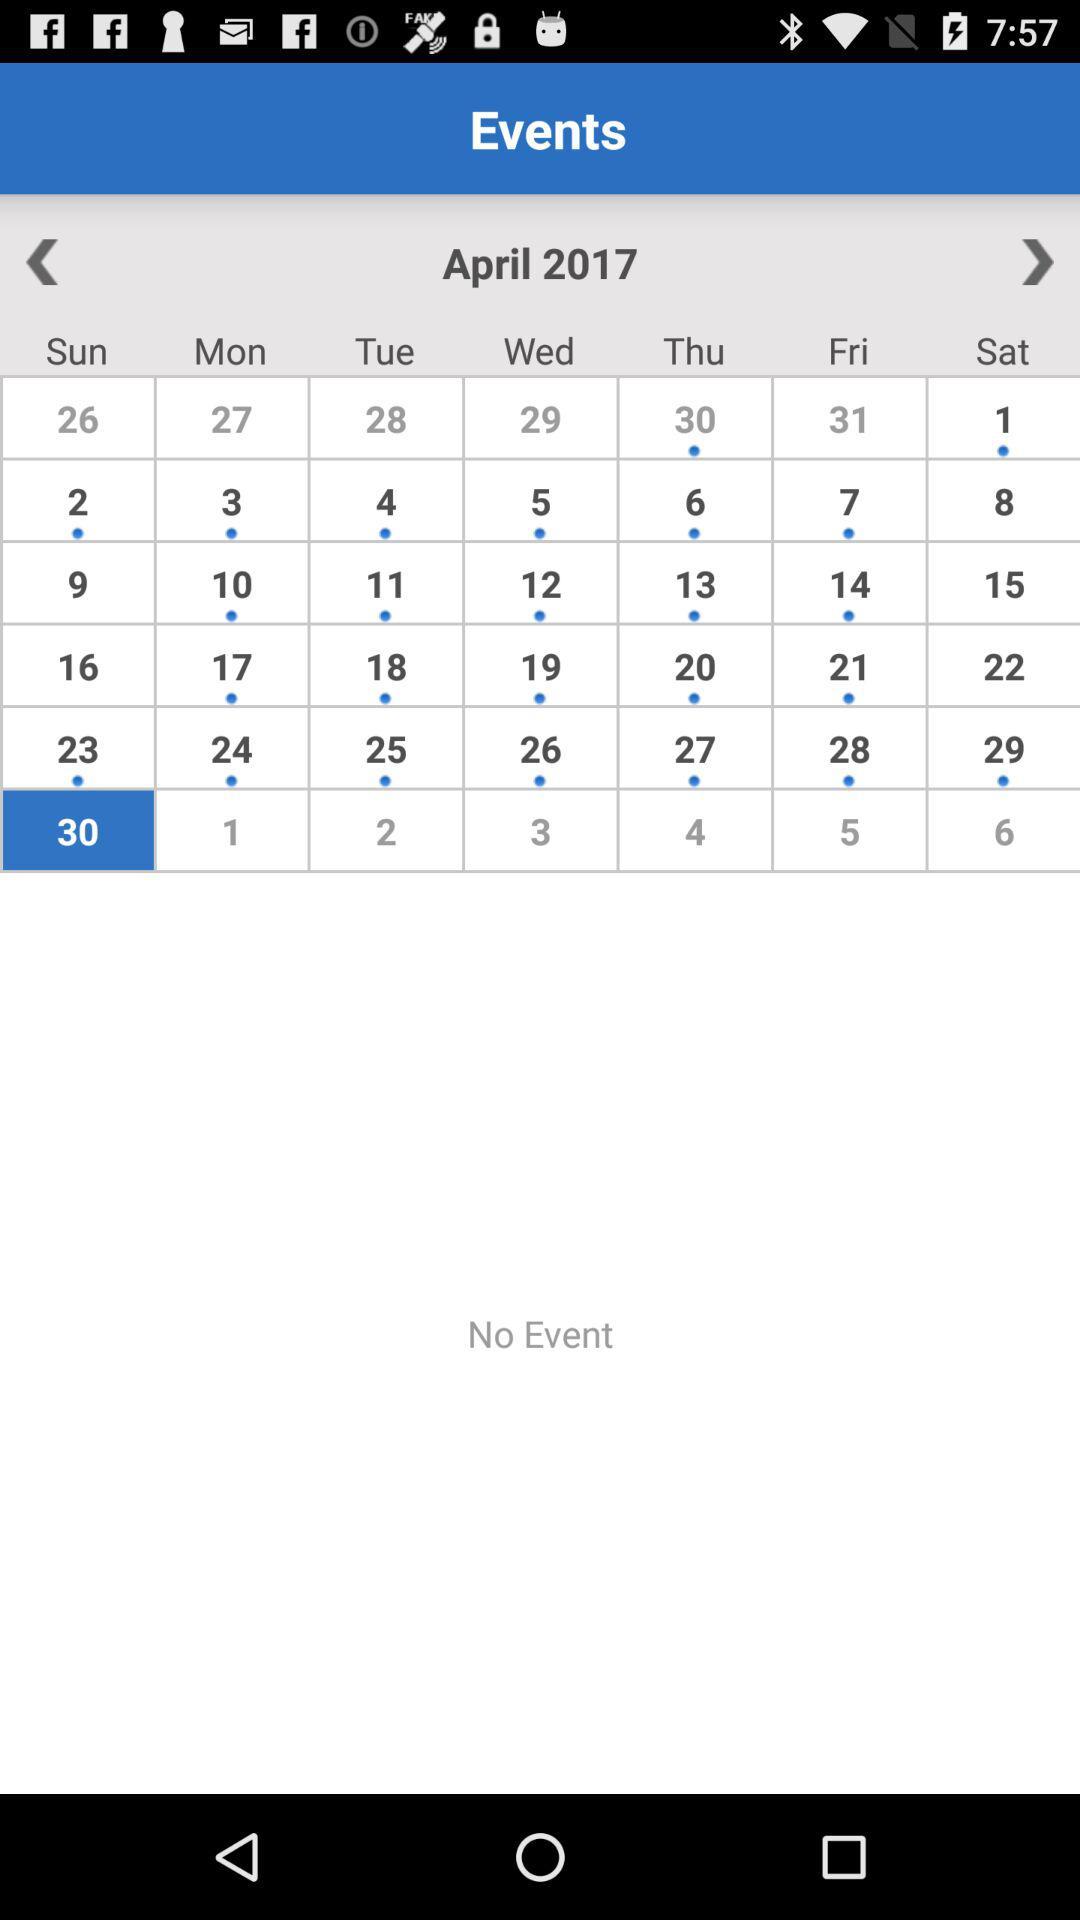  Describe the element at coordinates (231, 746) in the screenshot. I see `app above 30 icon` at that location.